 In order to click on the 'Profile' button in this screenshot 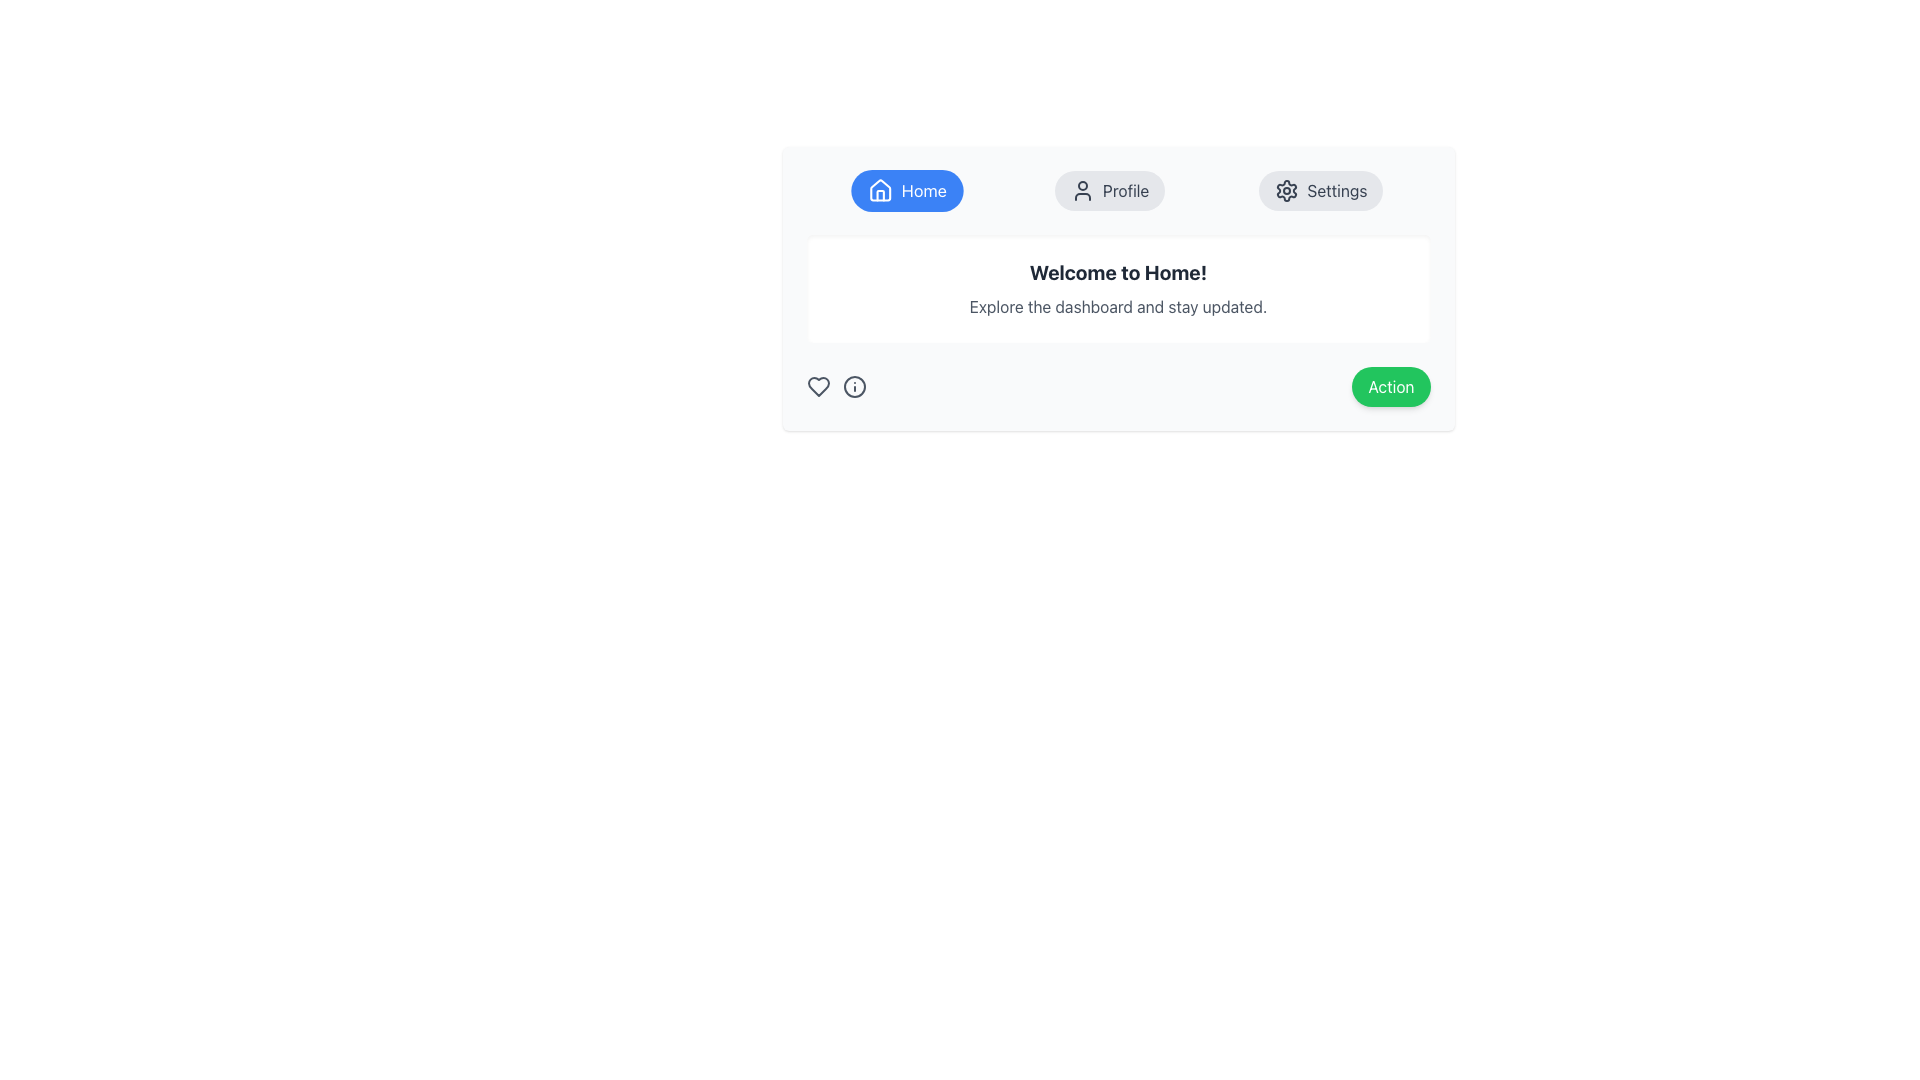, I will do `click(1082, 191)`.